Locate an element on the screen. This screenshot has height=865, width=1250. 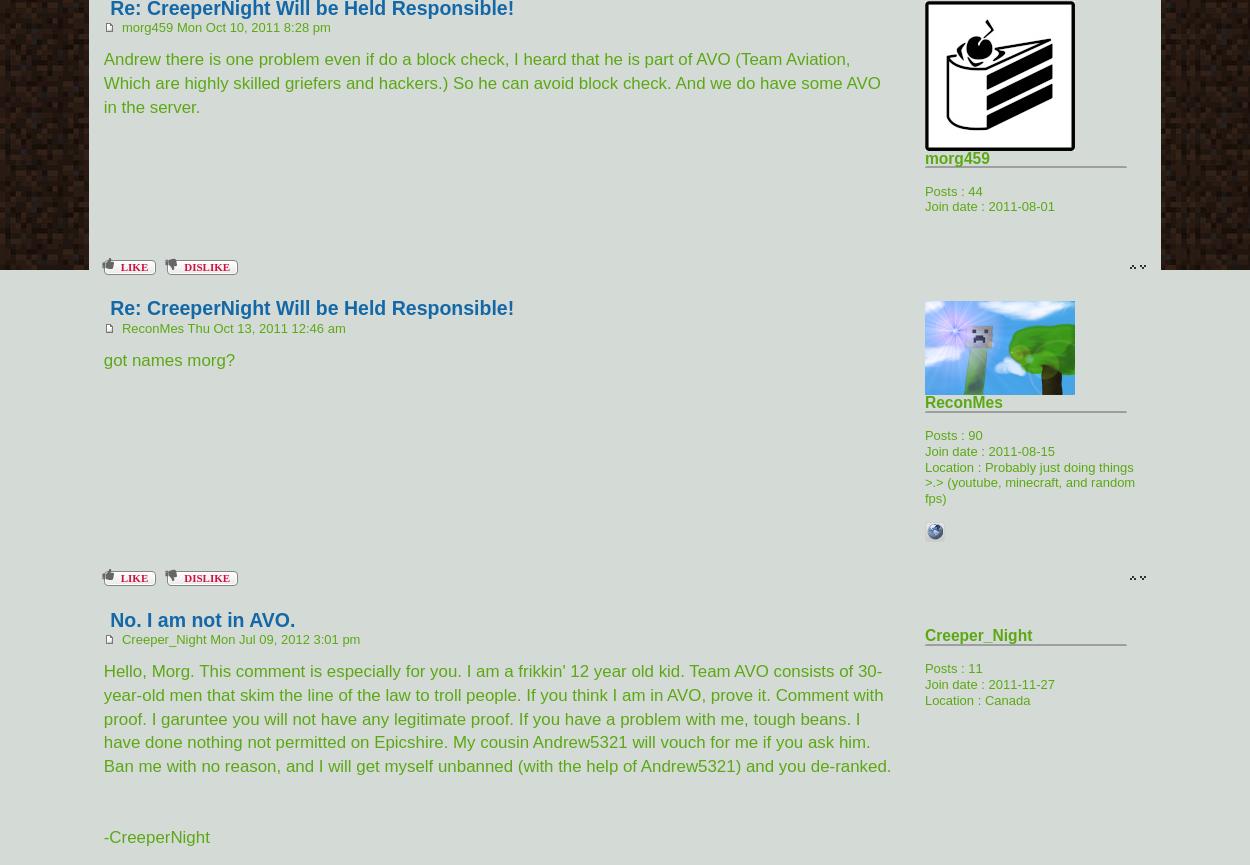
'Probably just doing things >.> (youtube, minecraft, and random fps)' is located at coordinates (1029, 480).